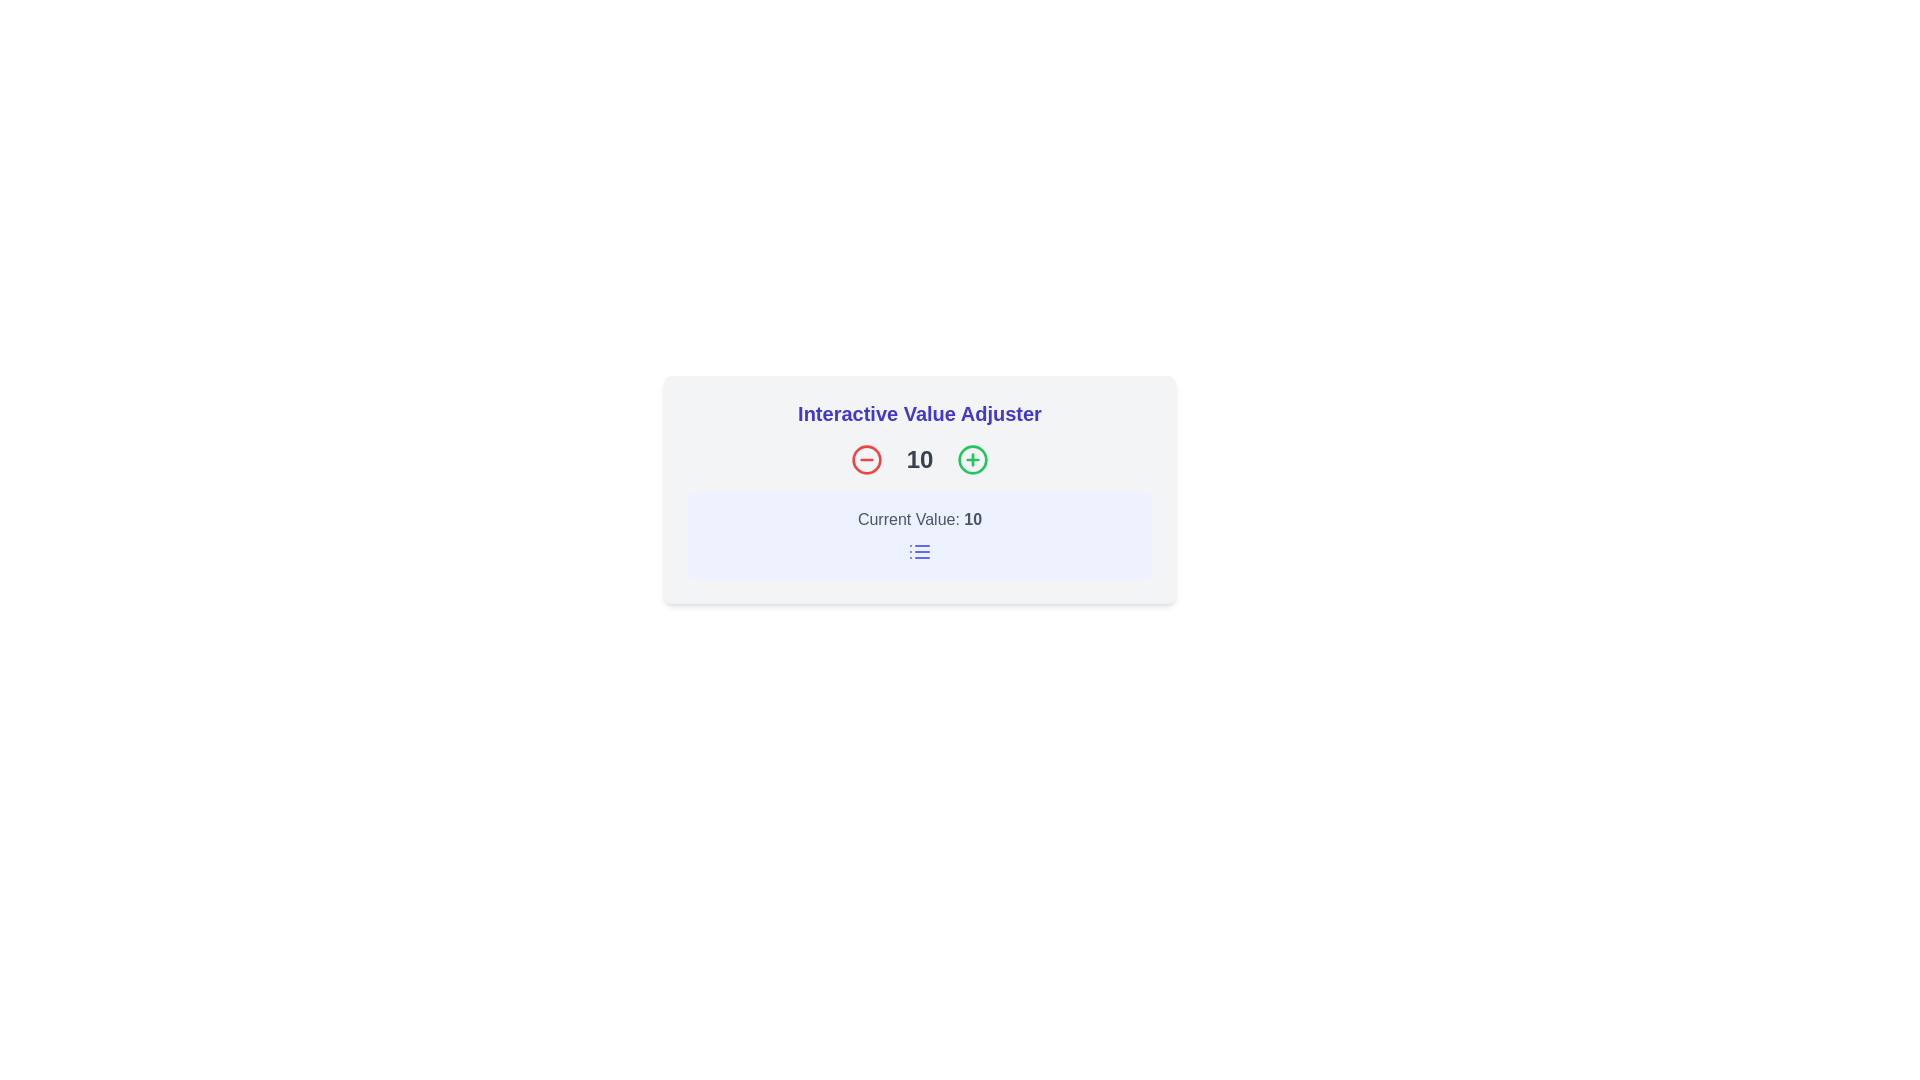  What do you see at coordinates (866, 459) in the screenshot?
I see `the button on the left that decreases the numerical value displayed nearby` at bounding box center [866, 459].